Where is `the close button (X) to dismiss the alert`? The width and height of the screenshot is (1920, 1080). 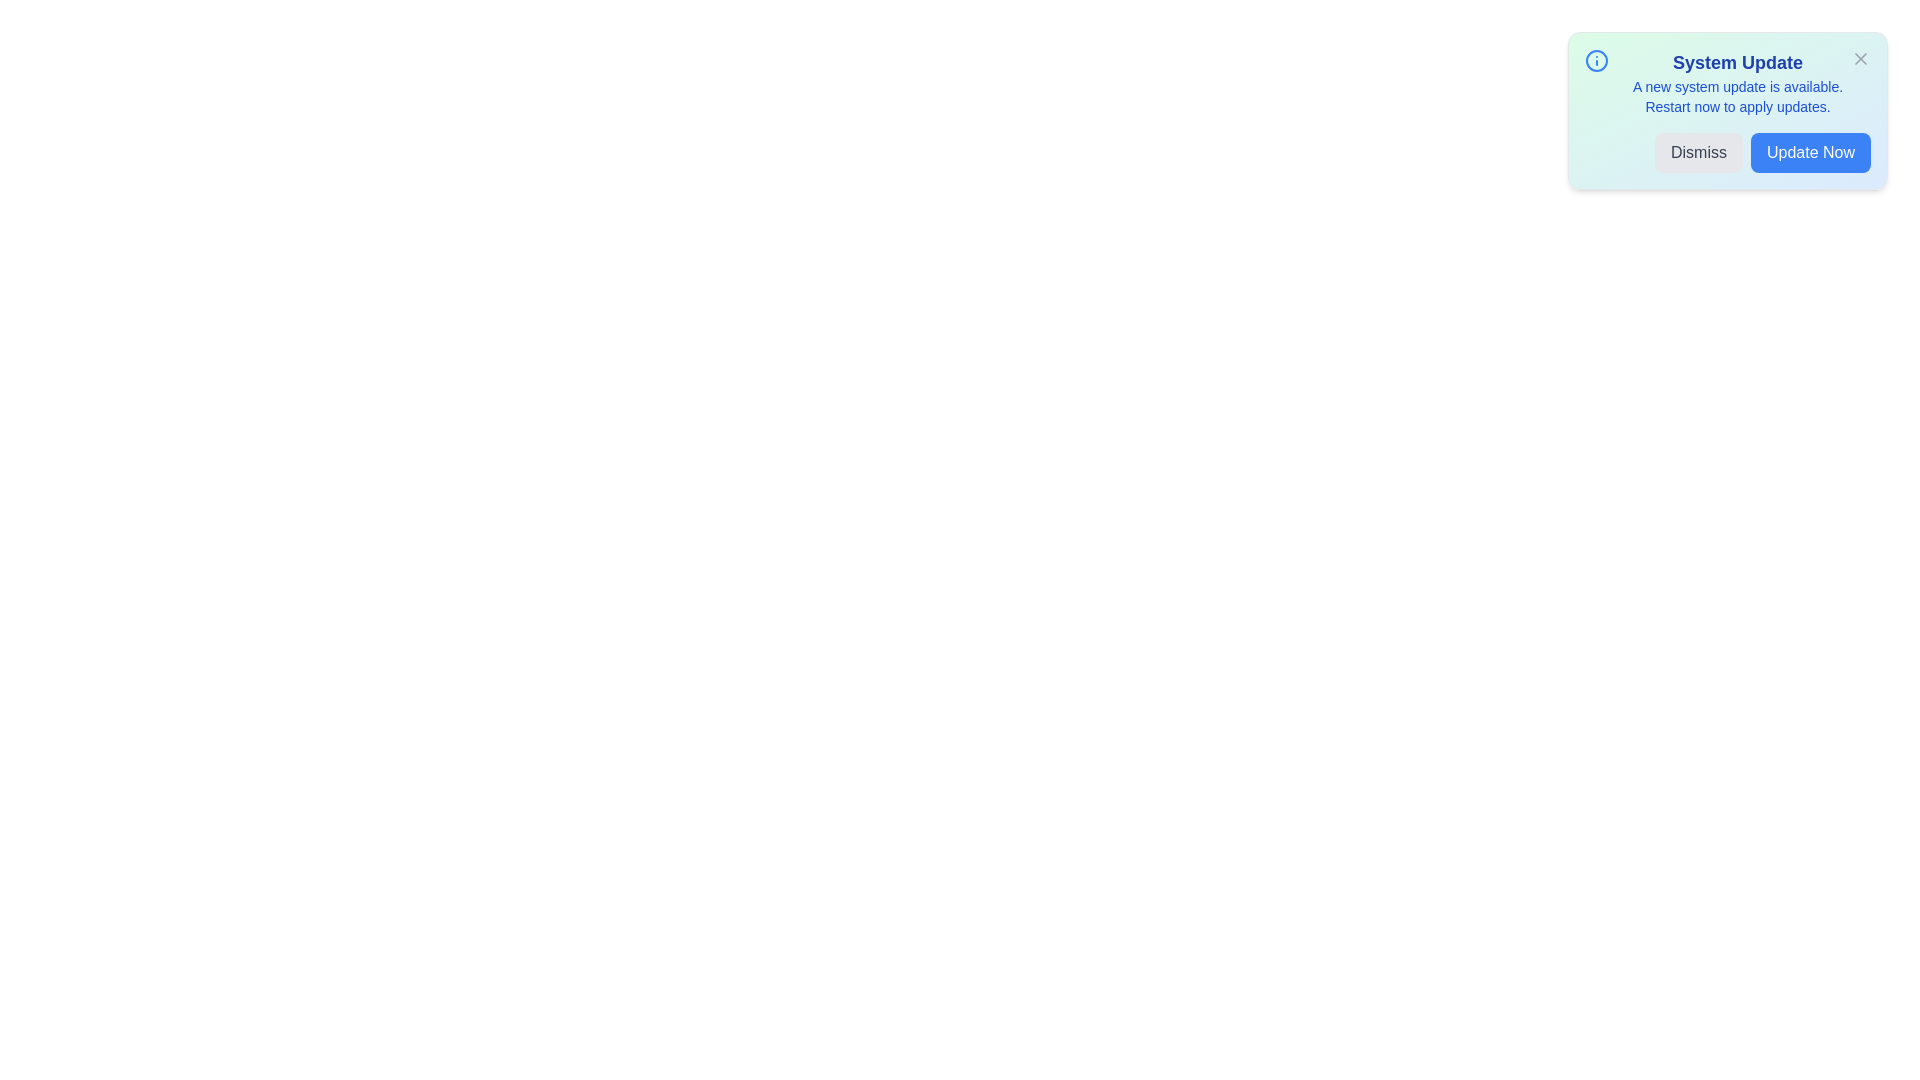 the close button (X) to dismiss the alert is located at coordinates (1860, 57).